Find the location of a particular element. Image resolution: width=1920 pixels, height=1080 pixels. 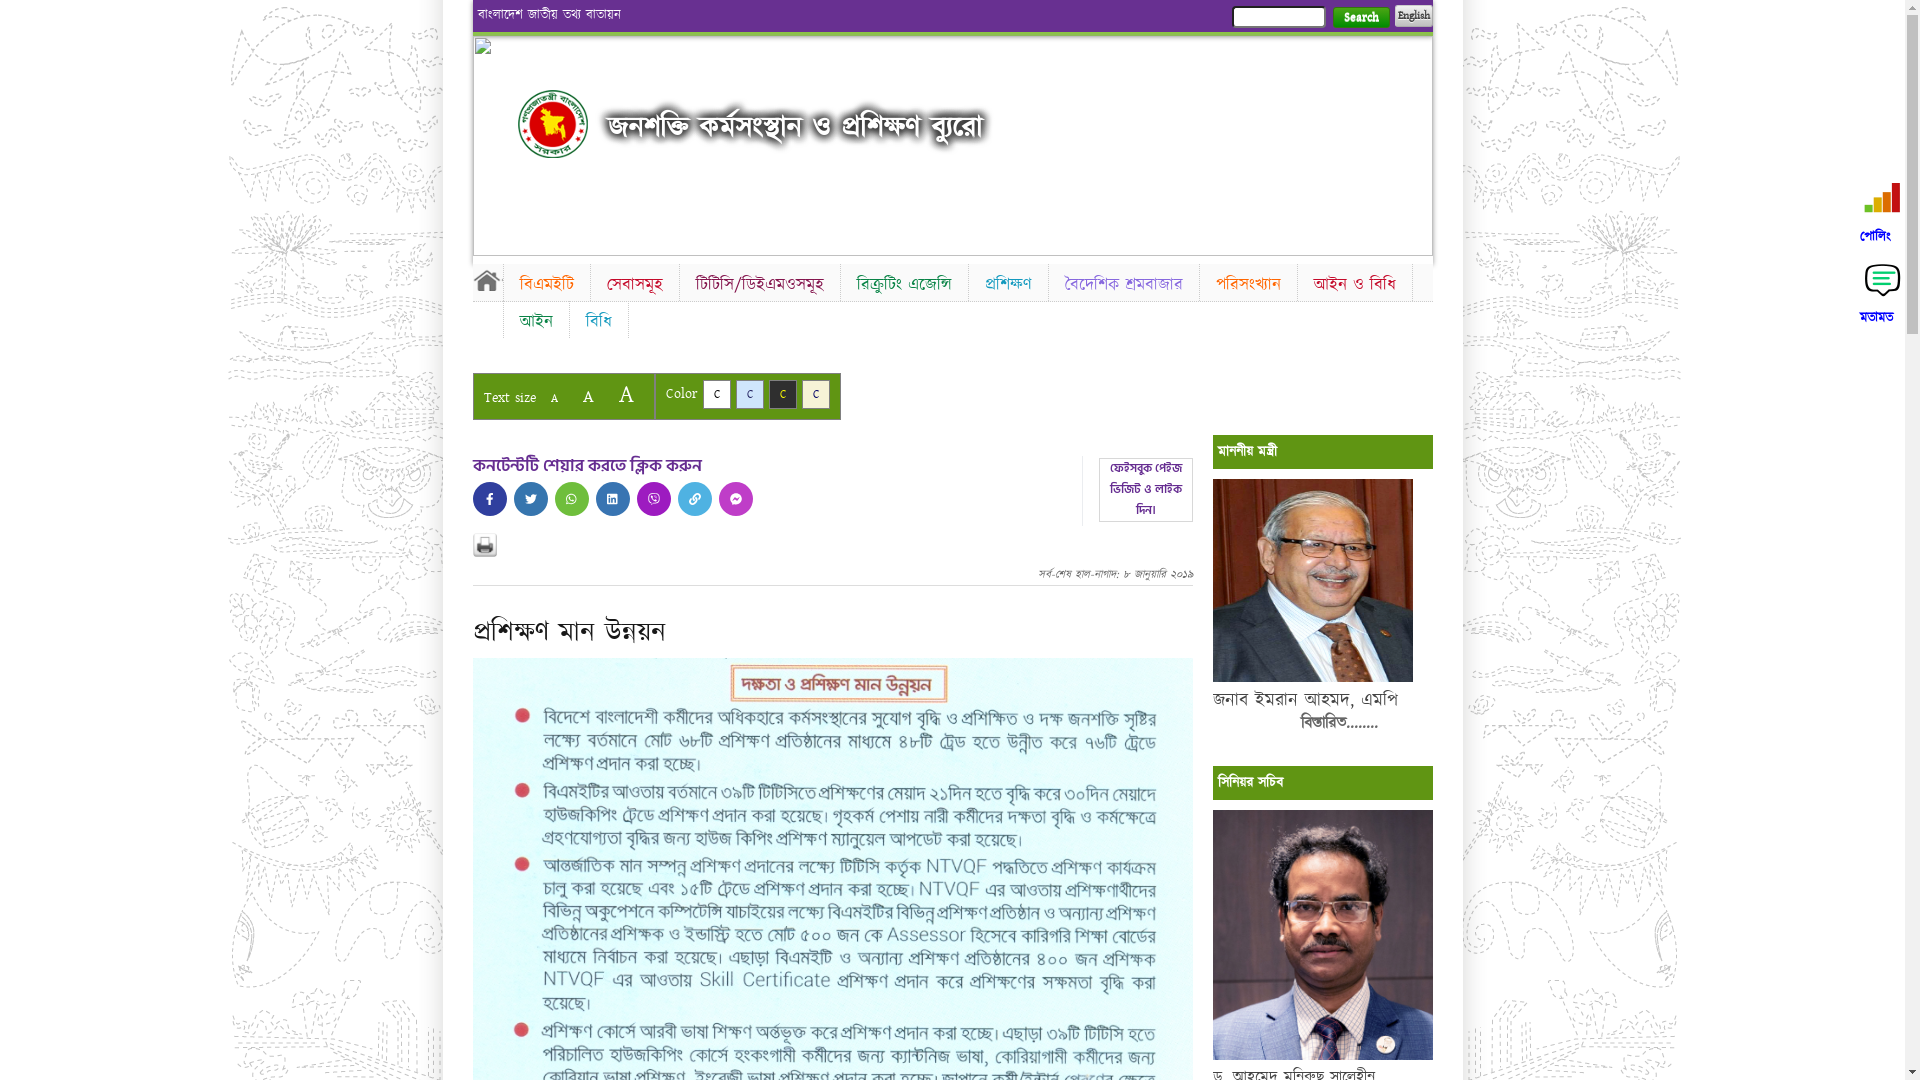

'A' is located at coordinates (607, 394).